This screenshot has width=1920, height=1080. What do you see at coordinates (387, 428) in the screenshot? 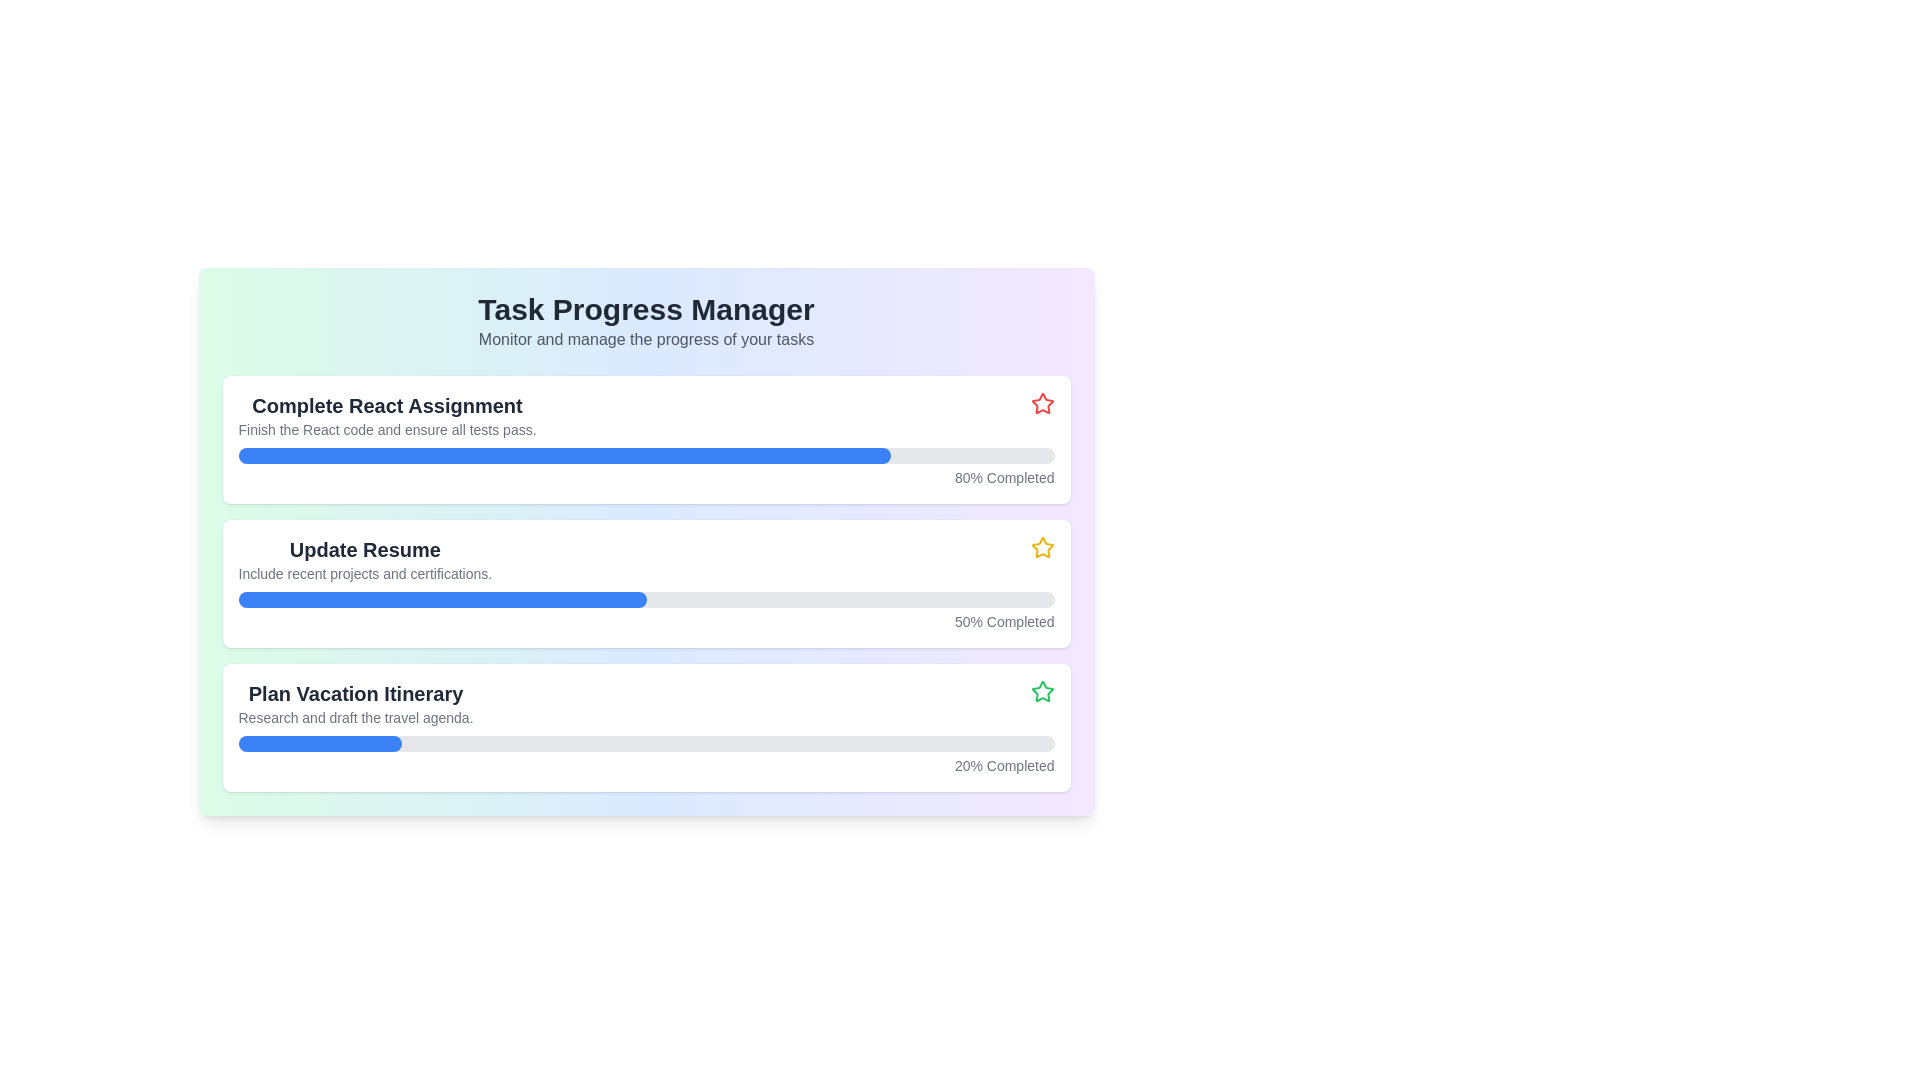
I see `text element that provides additional details under the heading 'Complete React Assignment', which reads 'Finish the React code and ensure all tests pass.'` at bounding box center [387, 428].